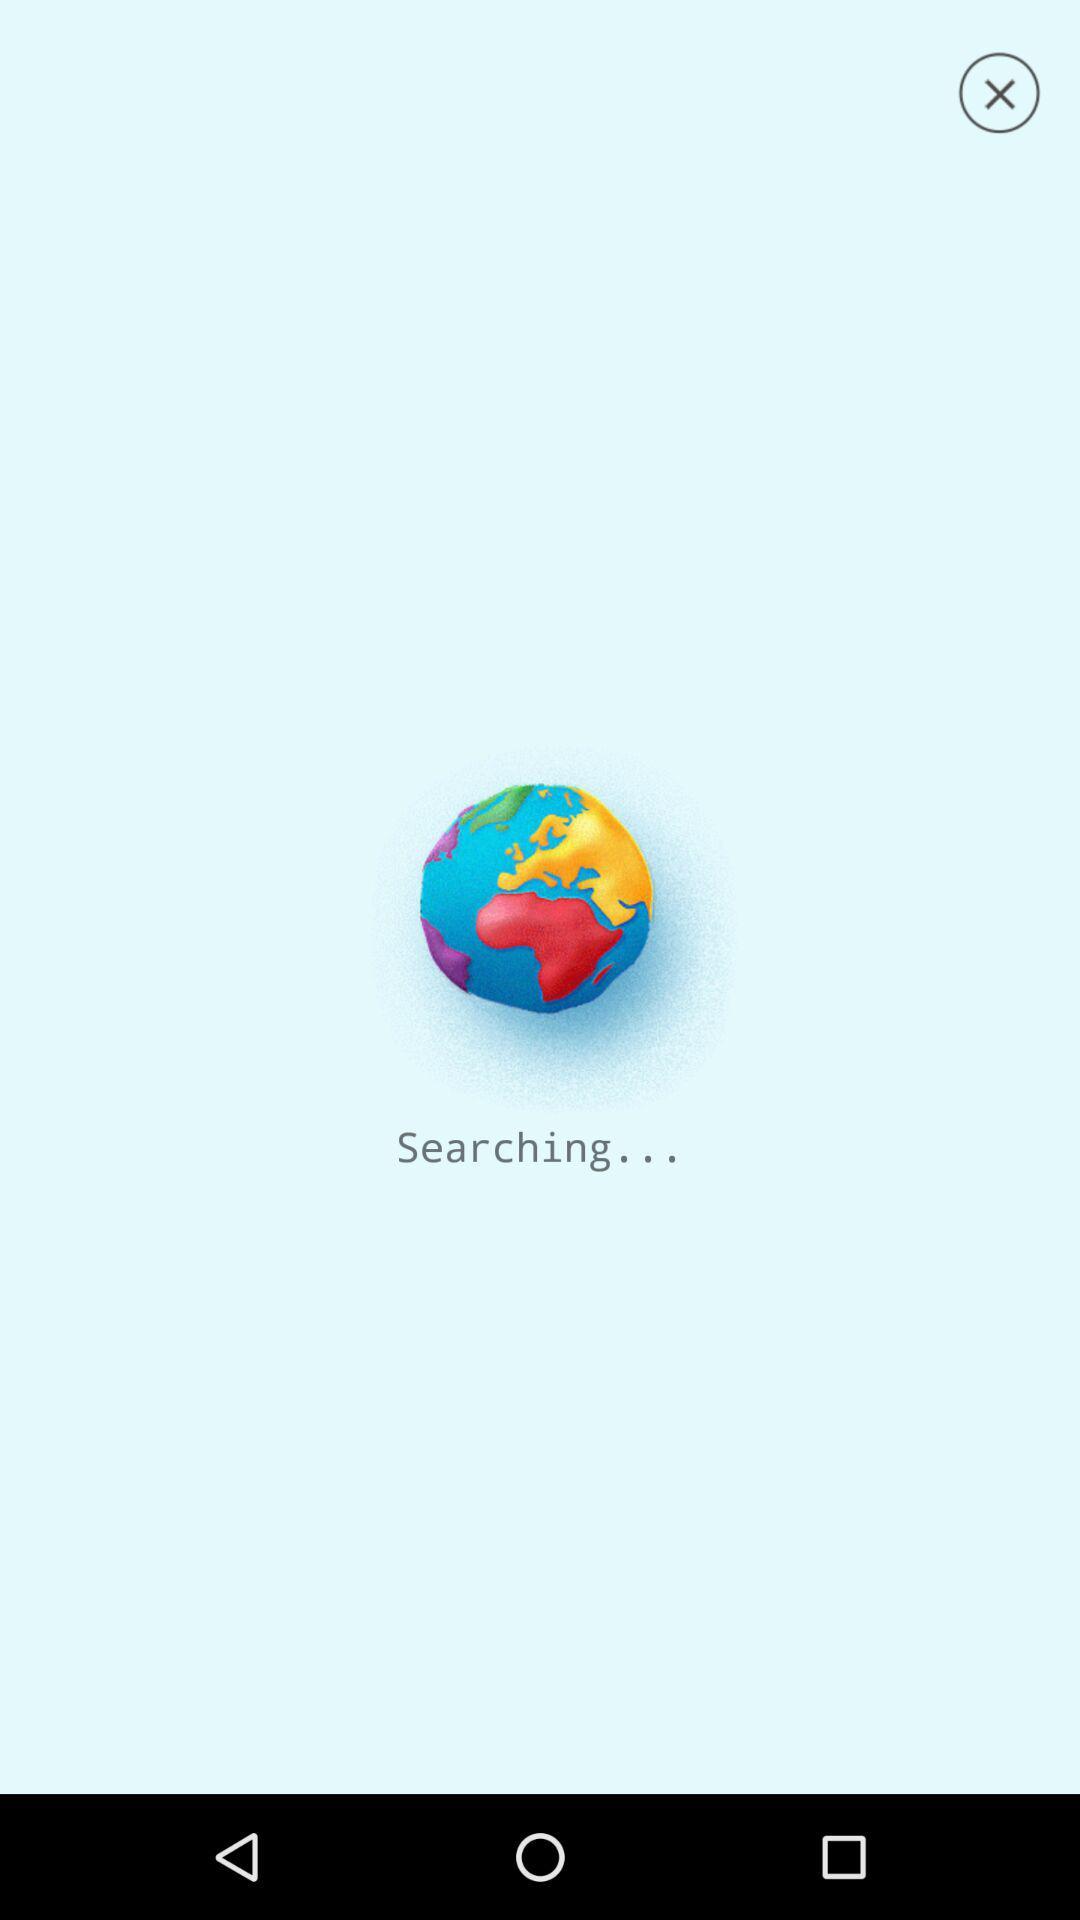 Image resolution: width=1080 pixels, height=1920 pixels. Describe the element at coordinates (999, 92) in the screenshot. I see `the close icon` at that location.